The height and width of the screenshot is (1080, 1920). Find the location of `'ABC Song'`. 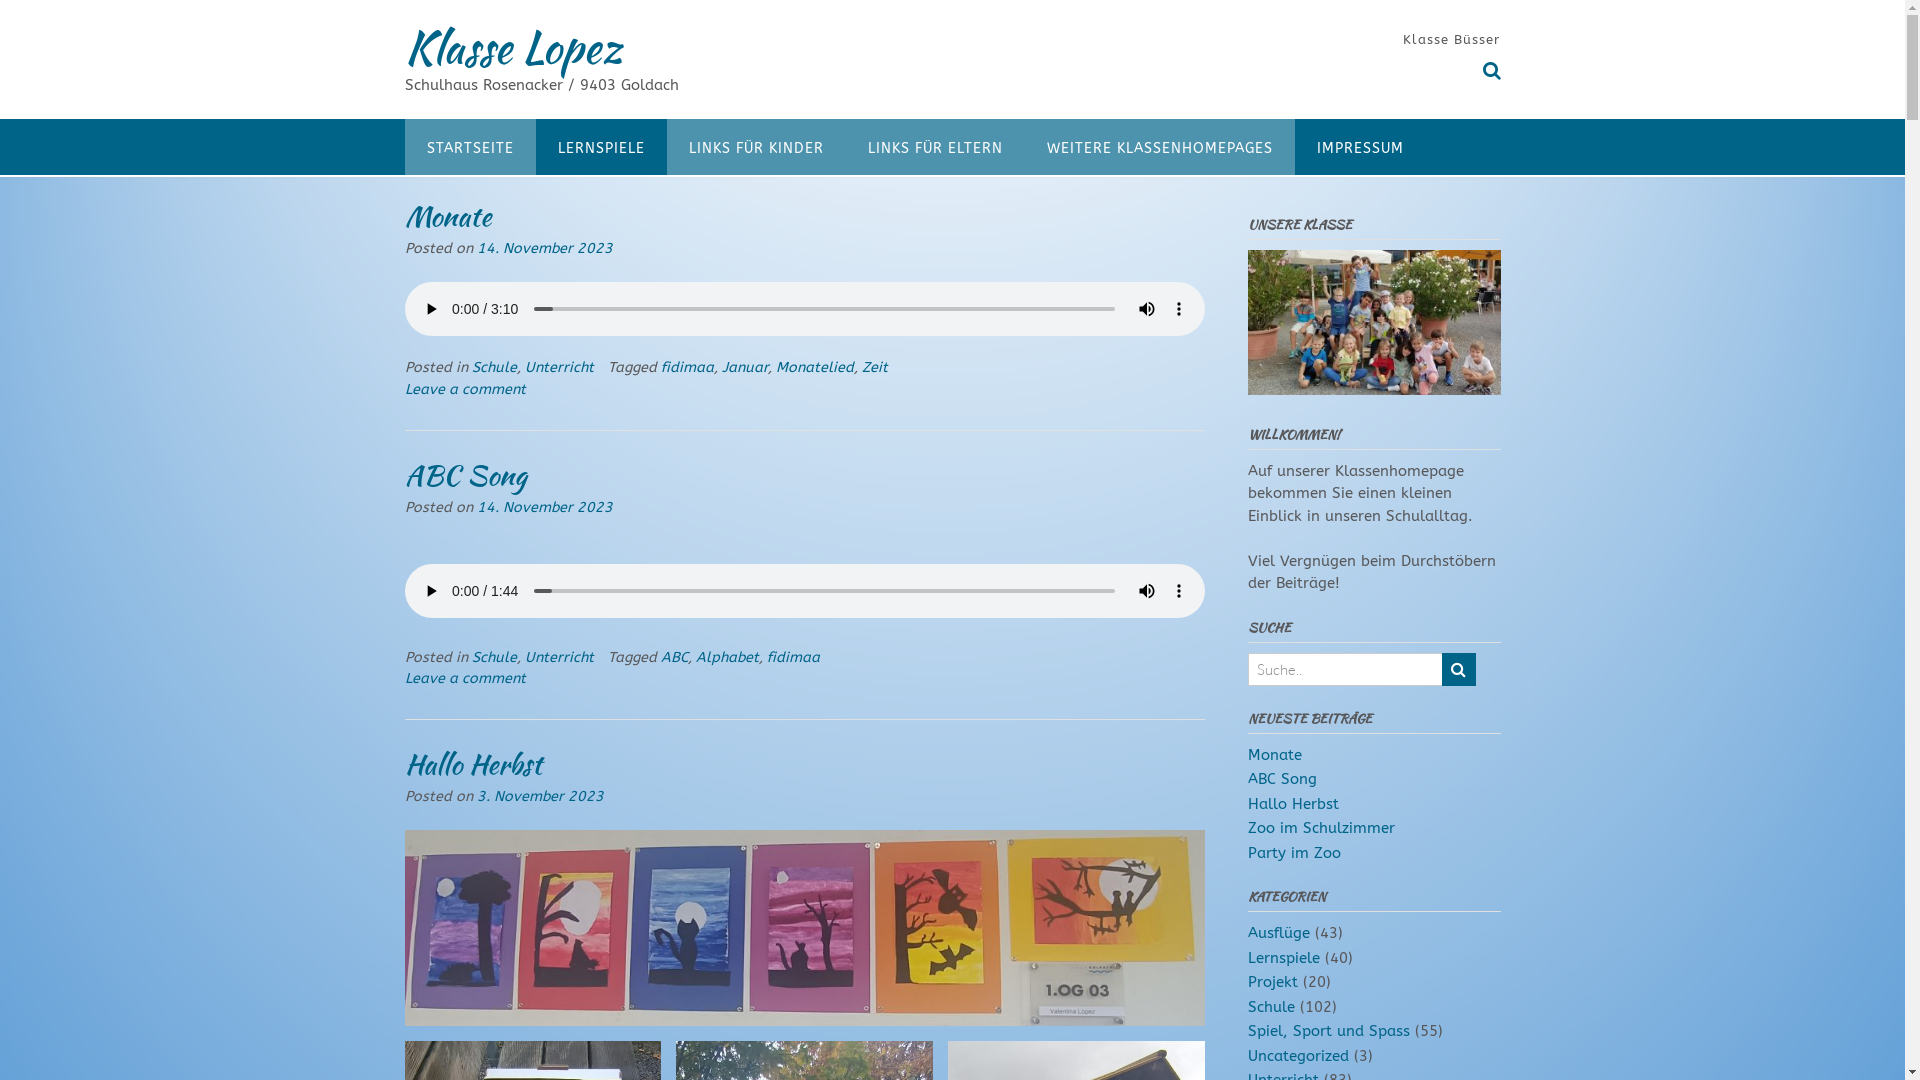

'ABC Song' is located at coordinates (1282, 778).